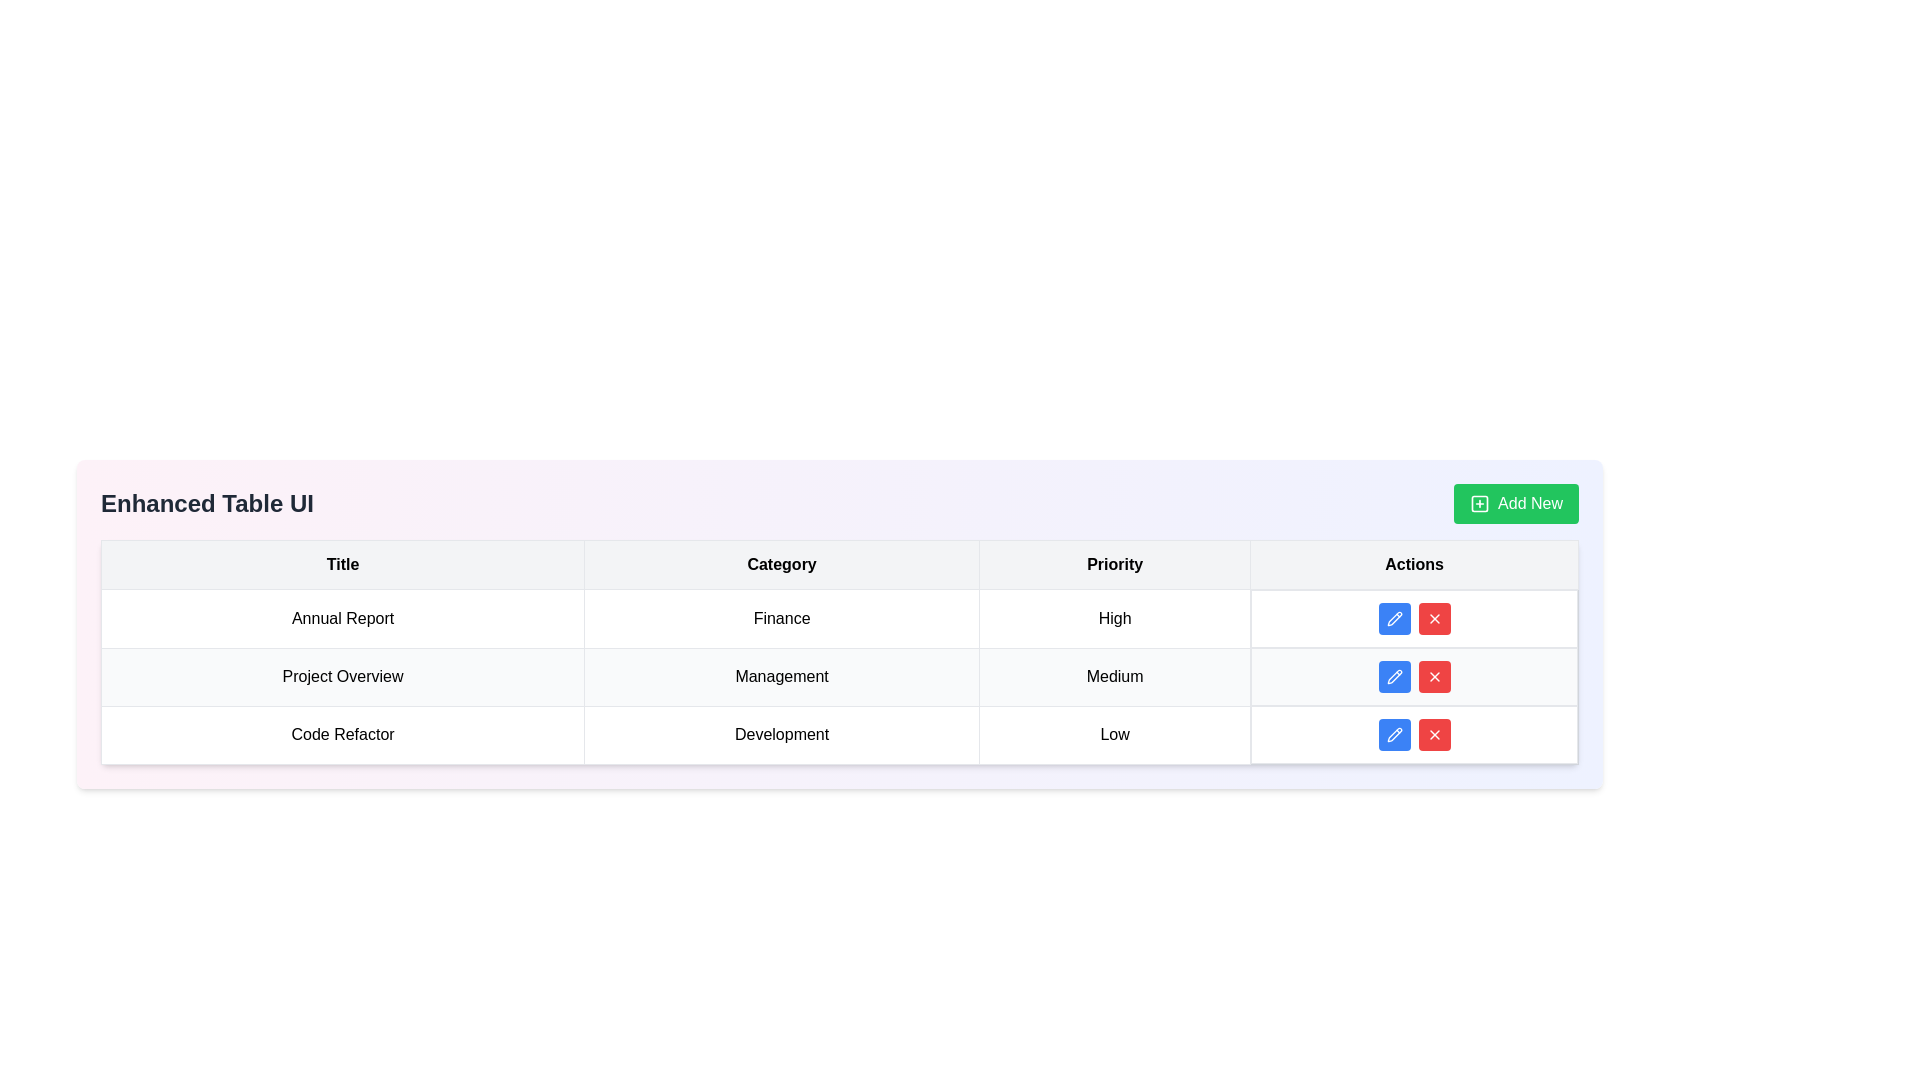 The image size is (1920, 1080). Describe the element at coordinates (1433, 676) in the screenshot. I see `the small red button with a white 'X' icon in the 'Actions' column of the table row for the 'Annual Report'` at that location.